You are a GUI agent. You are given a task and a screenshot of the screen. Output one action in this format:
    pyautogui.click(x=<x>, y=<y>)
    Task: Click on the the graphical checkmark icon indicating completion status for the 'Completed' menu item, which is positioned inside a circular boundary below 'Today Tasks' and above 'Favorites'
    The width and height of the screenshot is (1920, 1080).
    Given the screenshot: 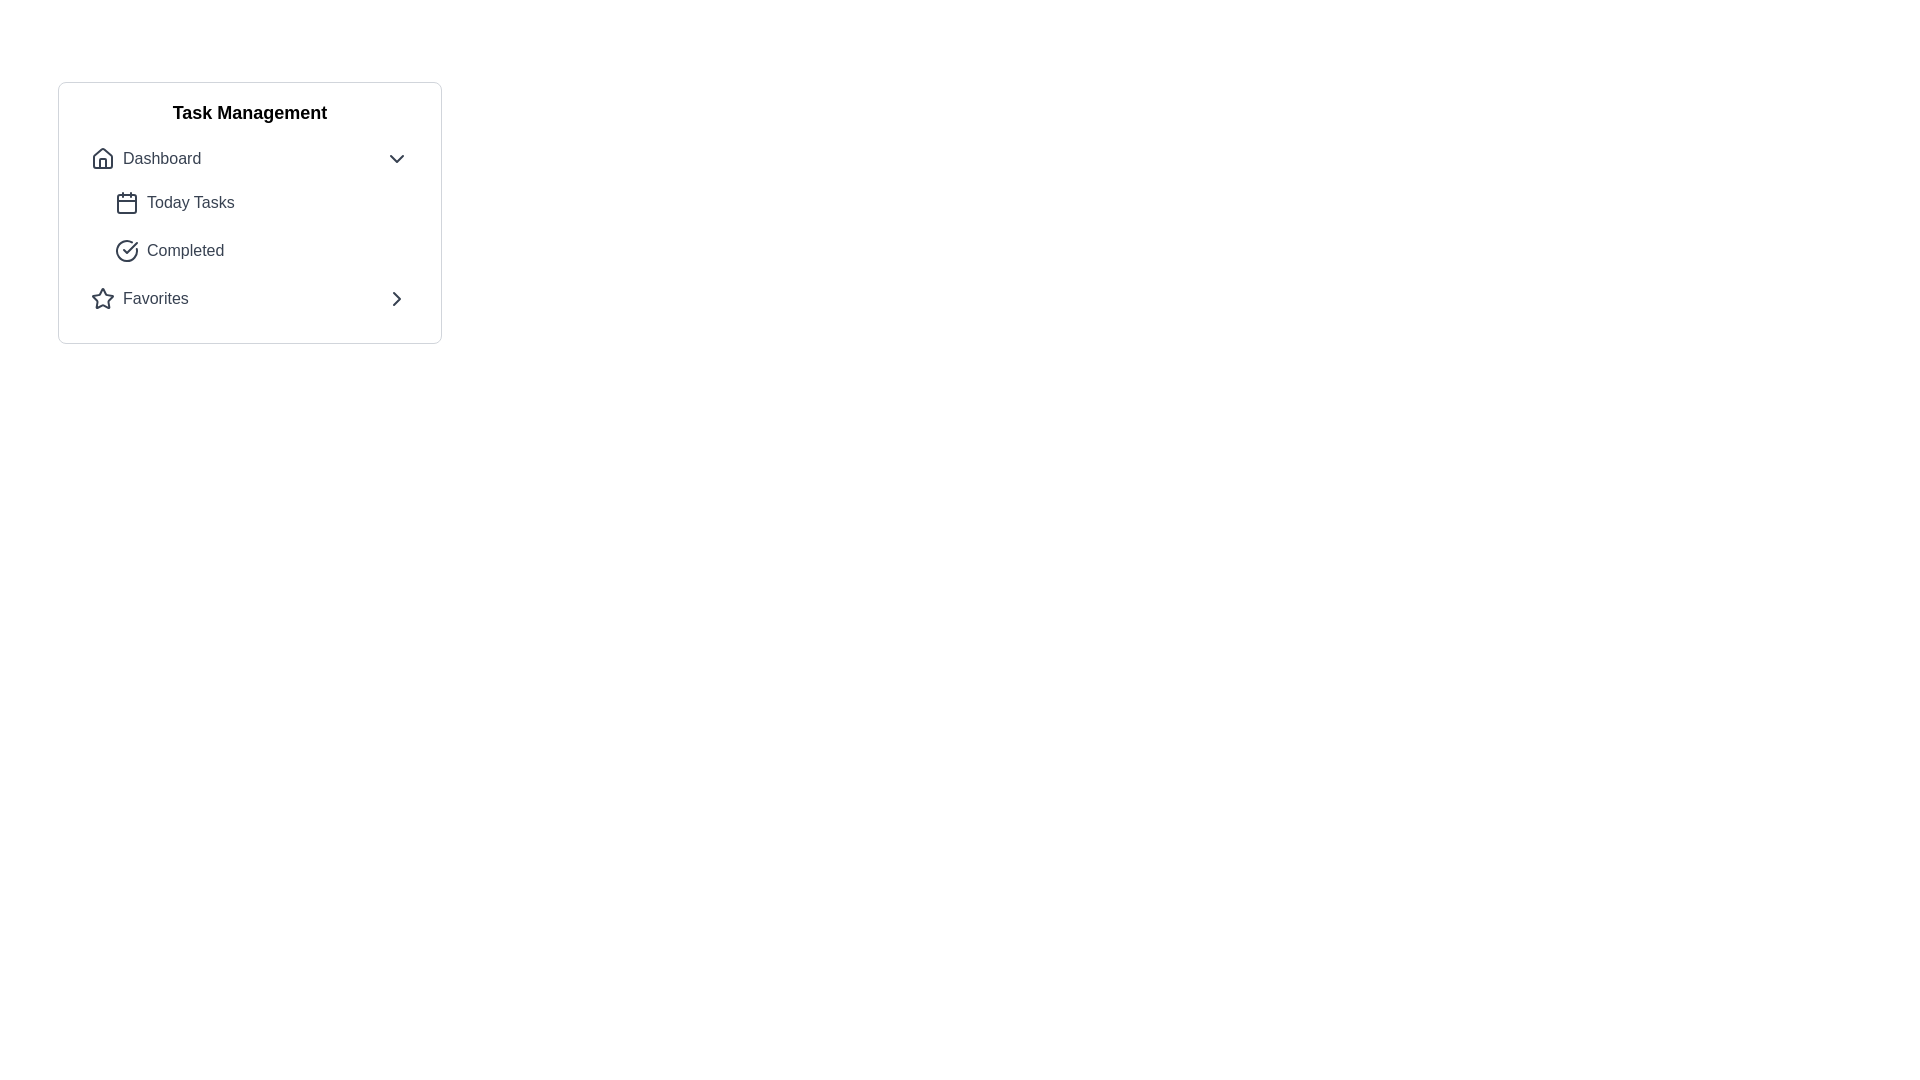 What is the action you would take?
    pyautogui.click(x=129, y=246)
    